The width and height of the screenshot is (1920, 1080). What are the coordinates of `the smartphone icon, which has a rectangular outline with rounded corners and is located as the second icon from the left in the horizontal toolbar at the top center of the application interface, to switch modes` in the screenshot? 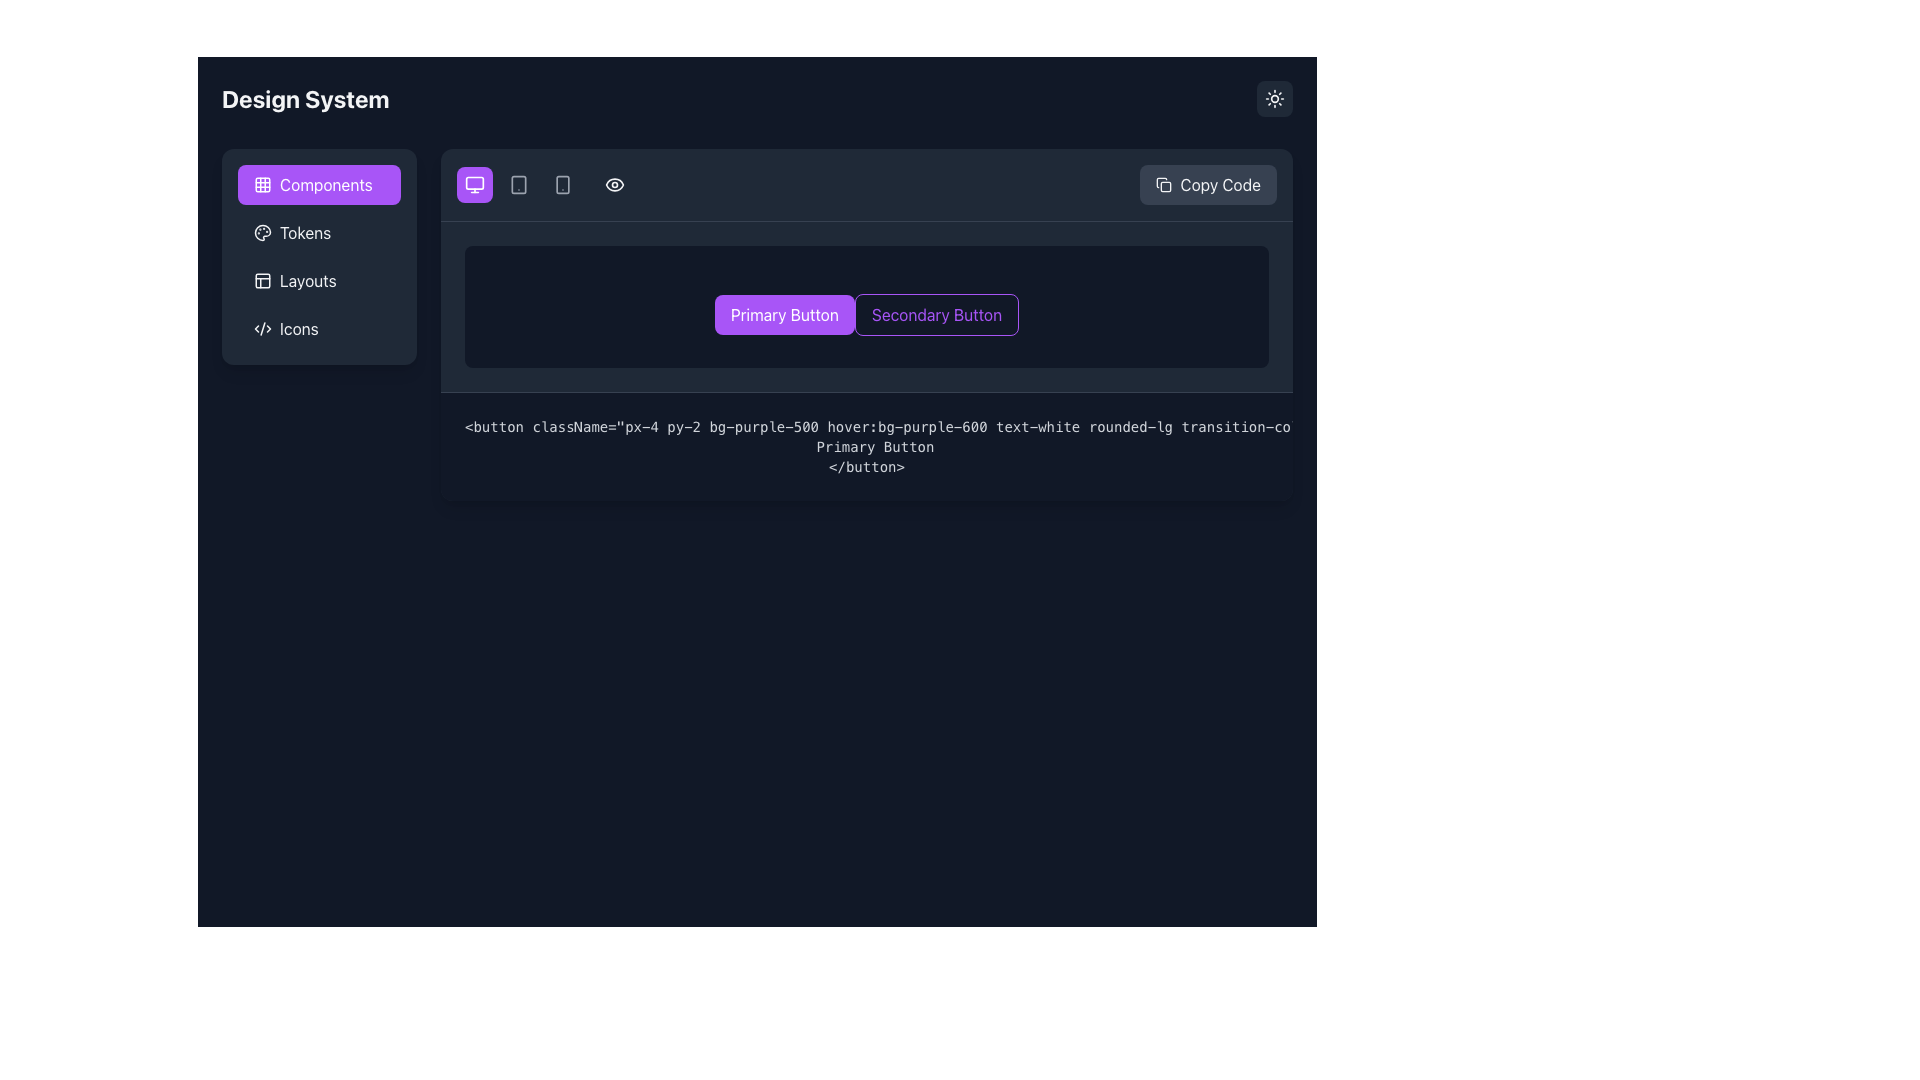 It's located at (561, 185).